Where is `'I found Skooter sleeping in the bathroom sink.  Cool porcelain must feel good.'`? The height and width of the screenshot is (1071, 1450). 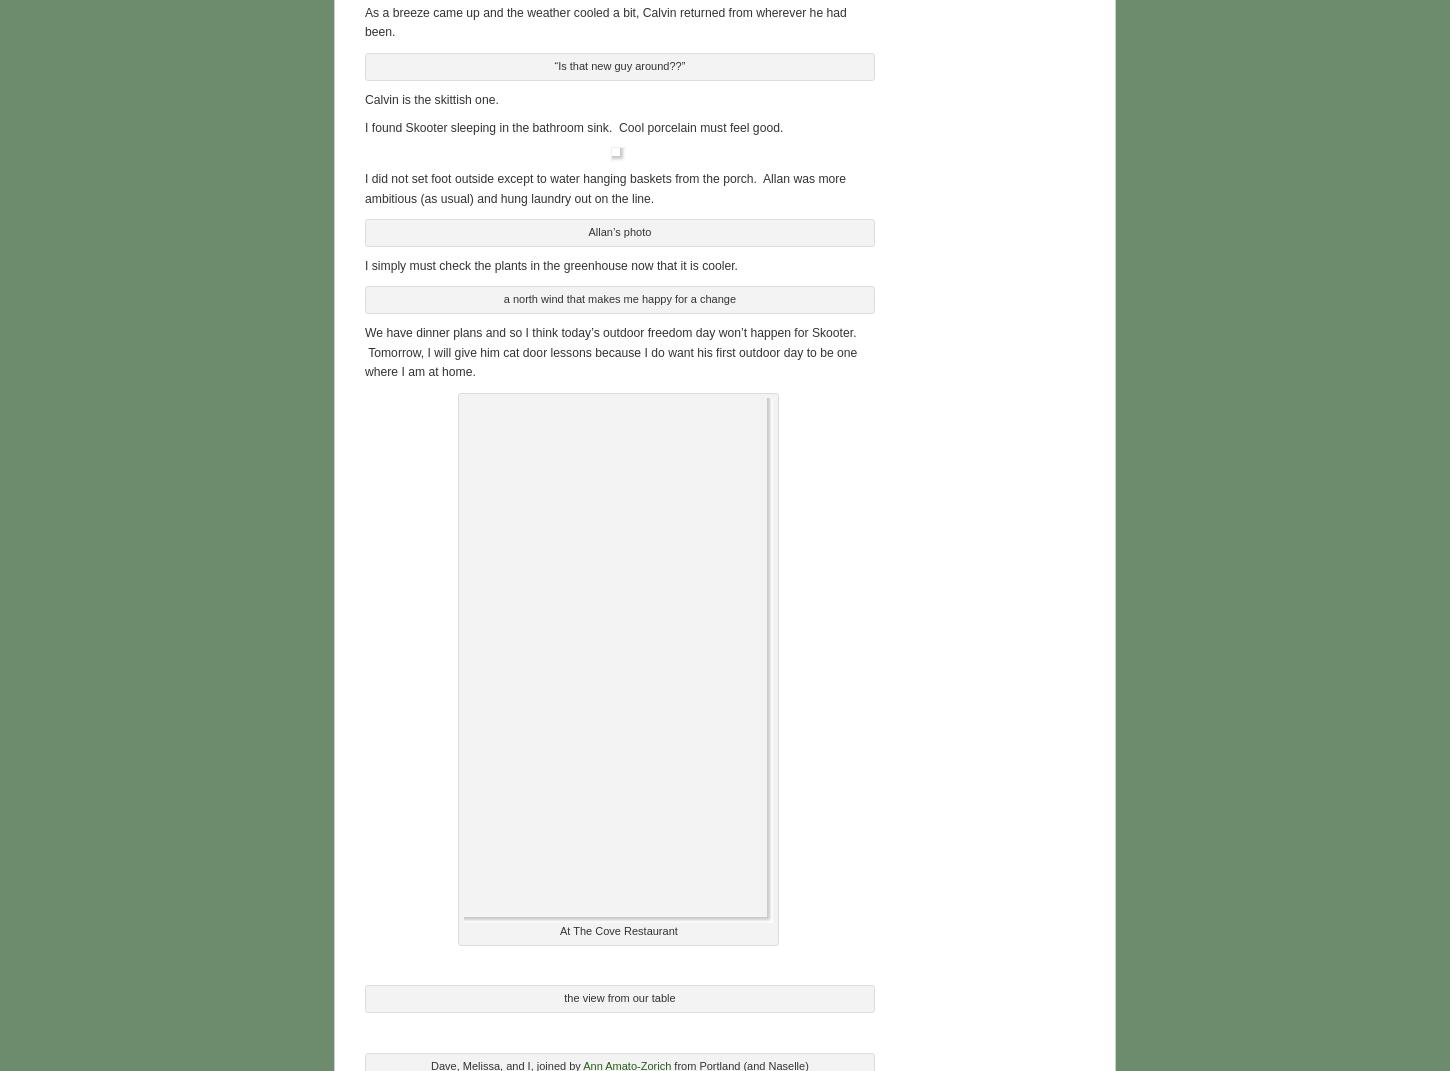
'I found Skooter sleeping in the bathroom sink.  Cool porcelain must feel good.' is located at coordinates (574, 124).